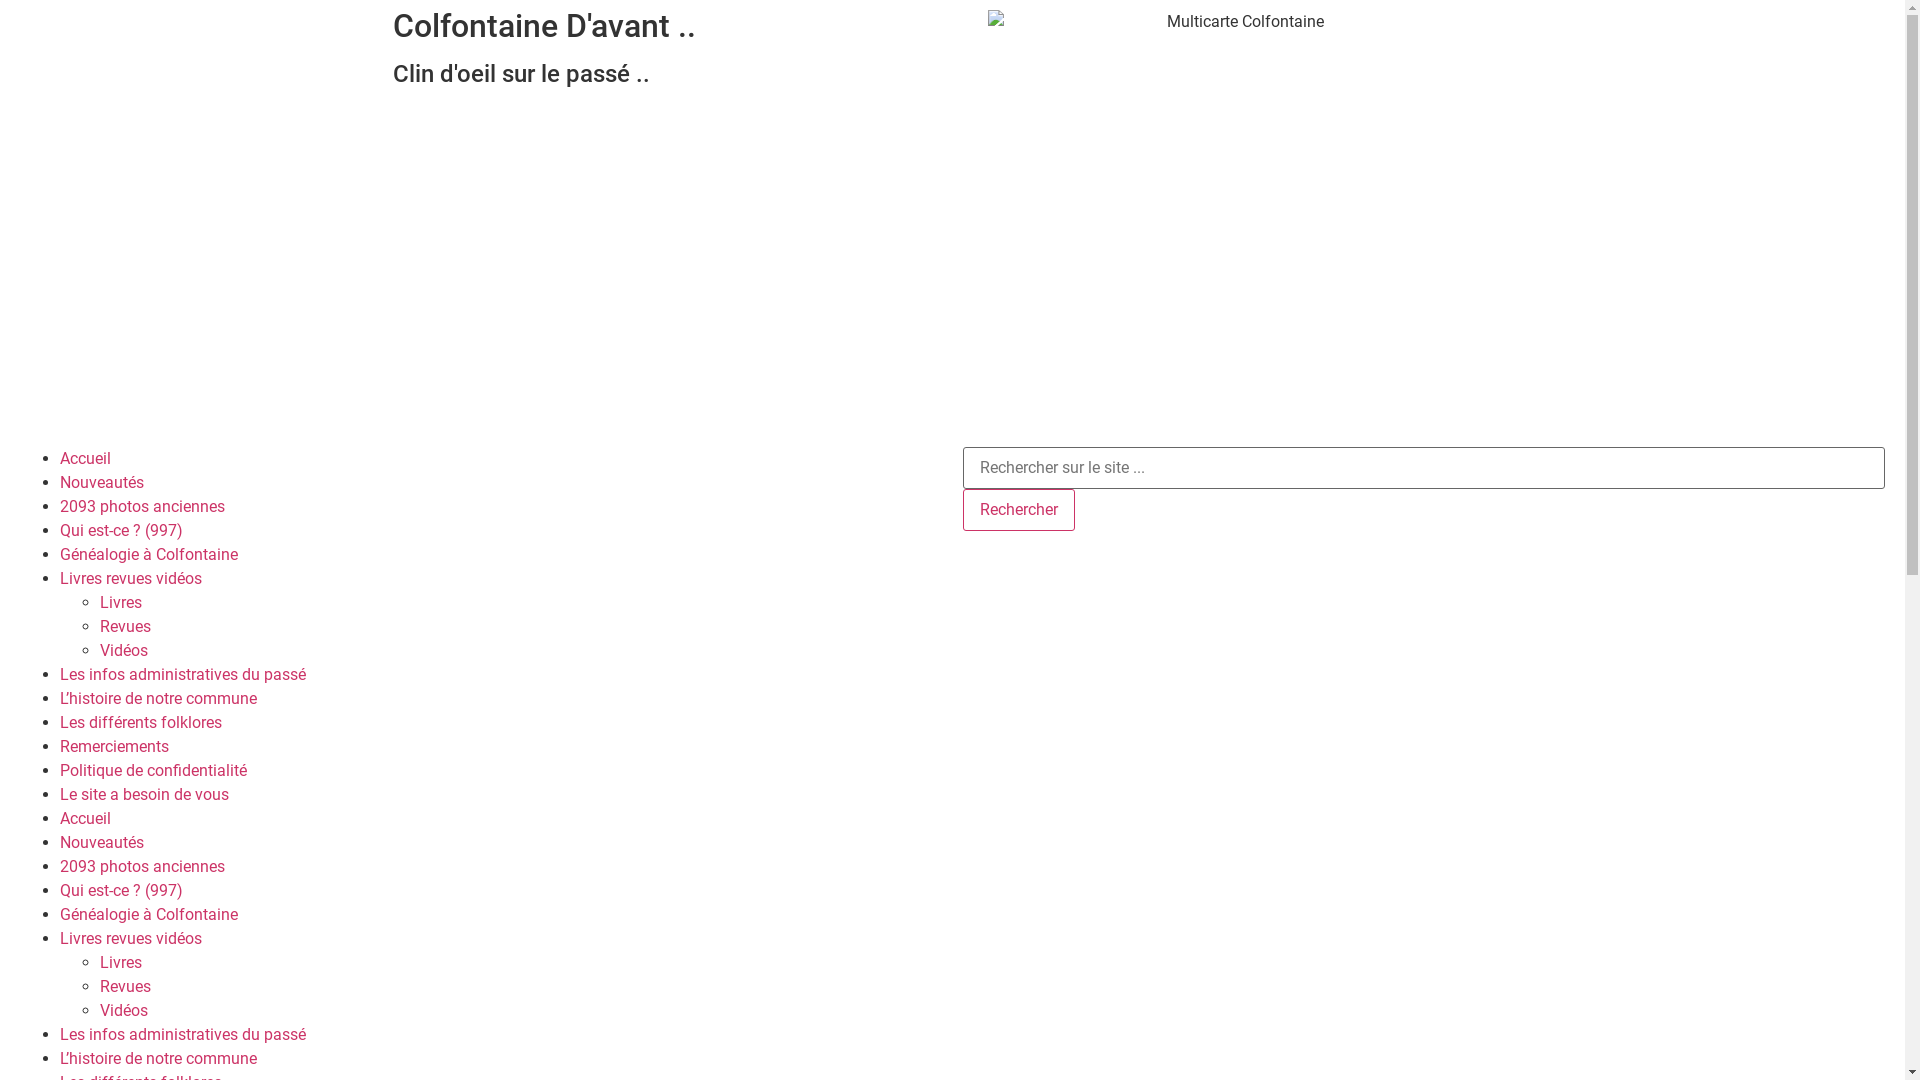 This screenshot has height=1080, width=1920. Describe the element at coordinates (99, 961) in the screenshot. I see `'Livres'` at that location.